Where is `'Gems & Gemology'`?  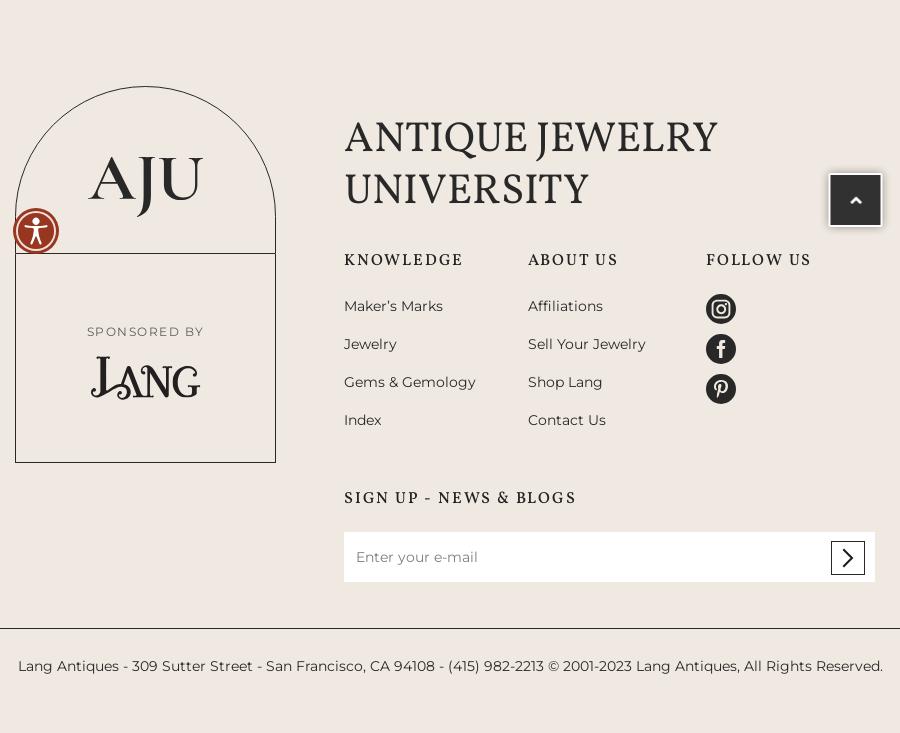 'Gems & Gemology' is located at coordinates (342, 381).